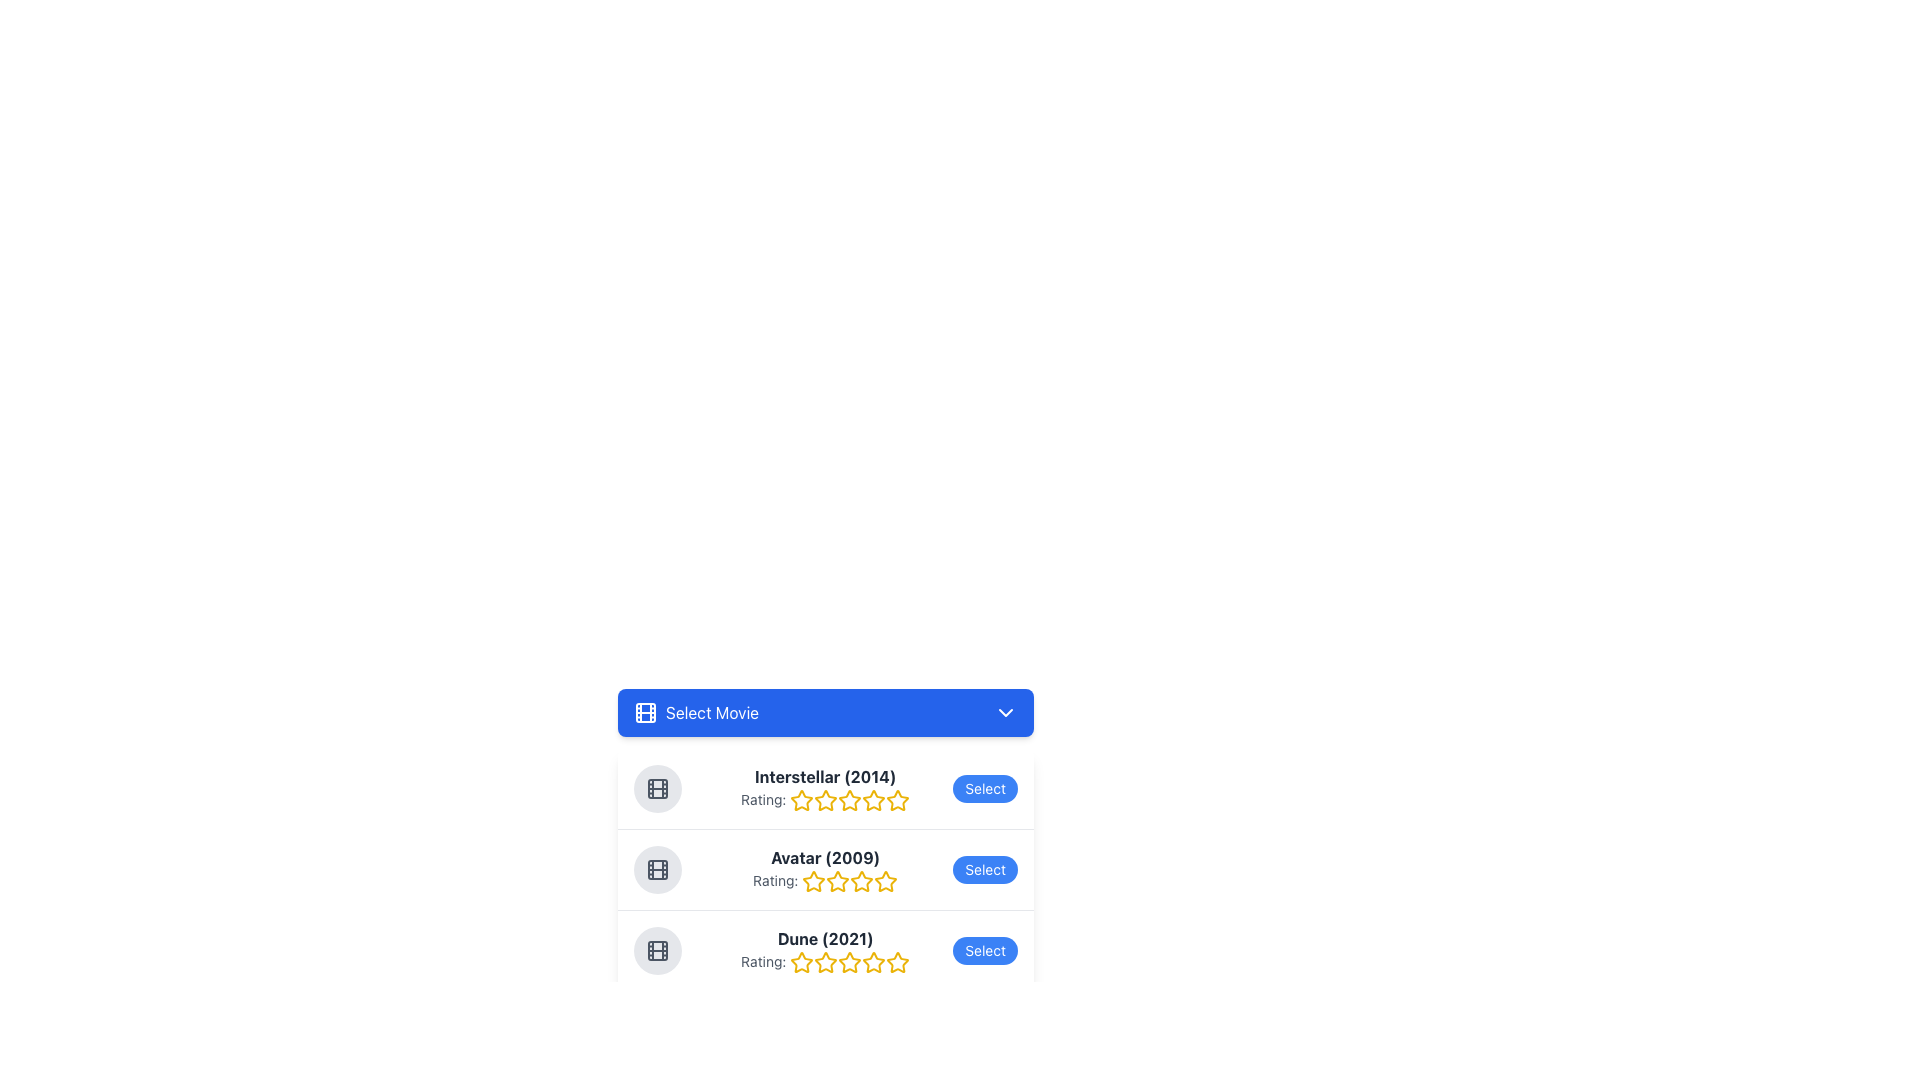  I want to click on the second icon in the dropdown interface that visually represents or categorizes the movie item, located below 'Interstellar (2014)' and above 'Dune (2021)', so click(657, 869).